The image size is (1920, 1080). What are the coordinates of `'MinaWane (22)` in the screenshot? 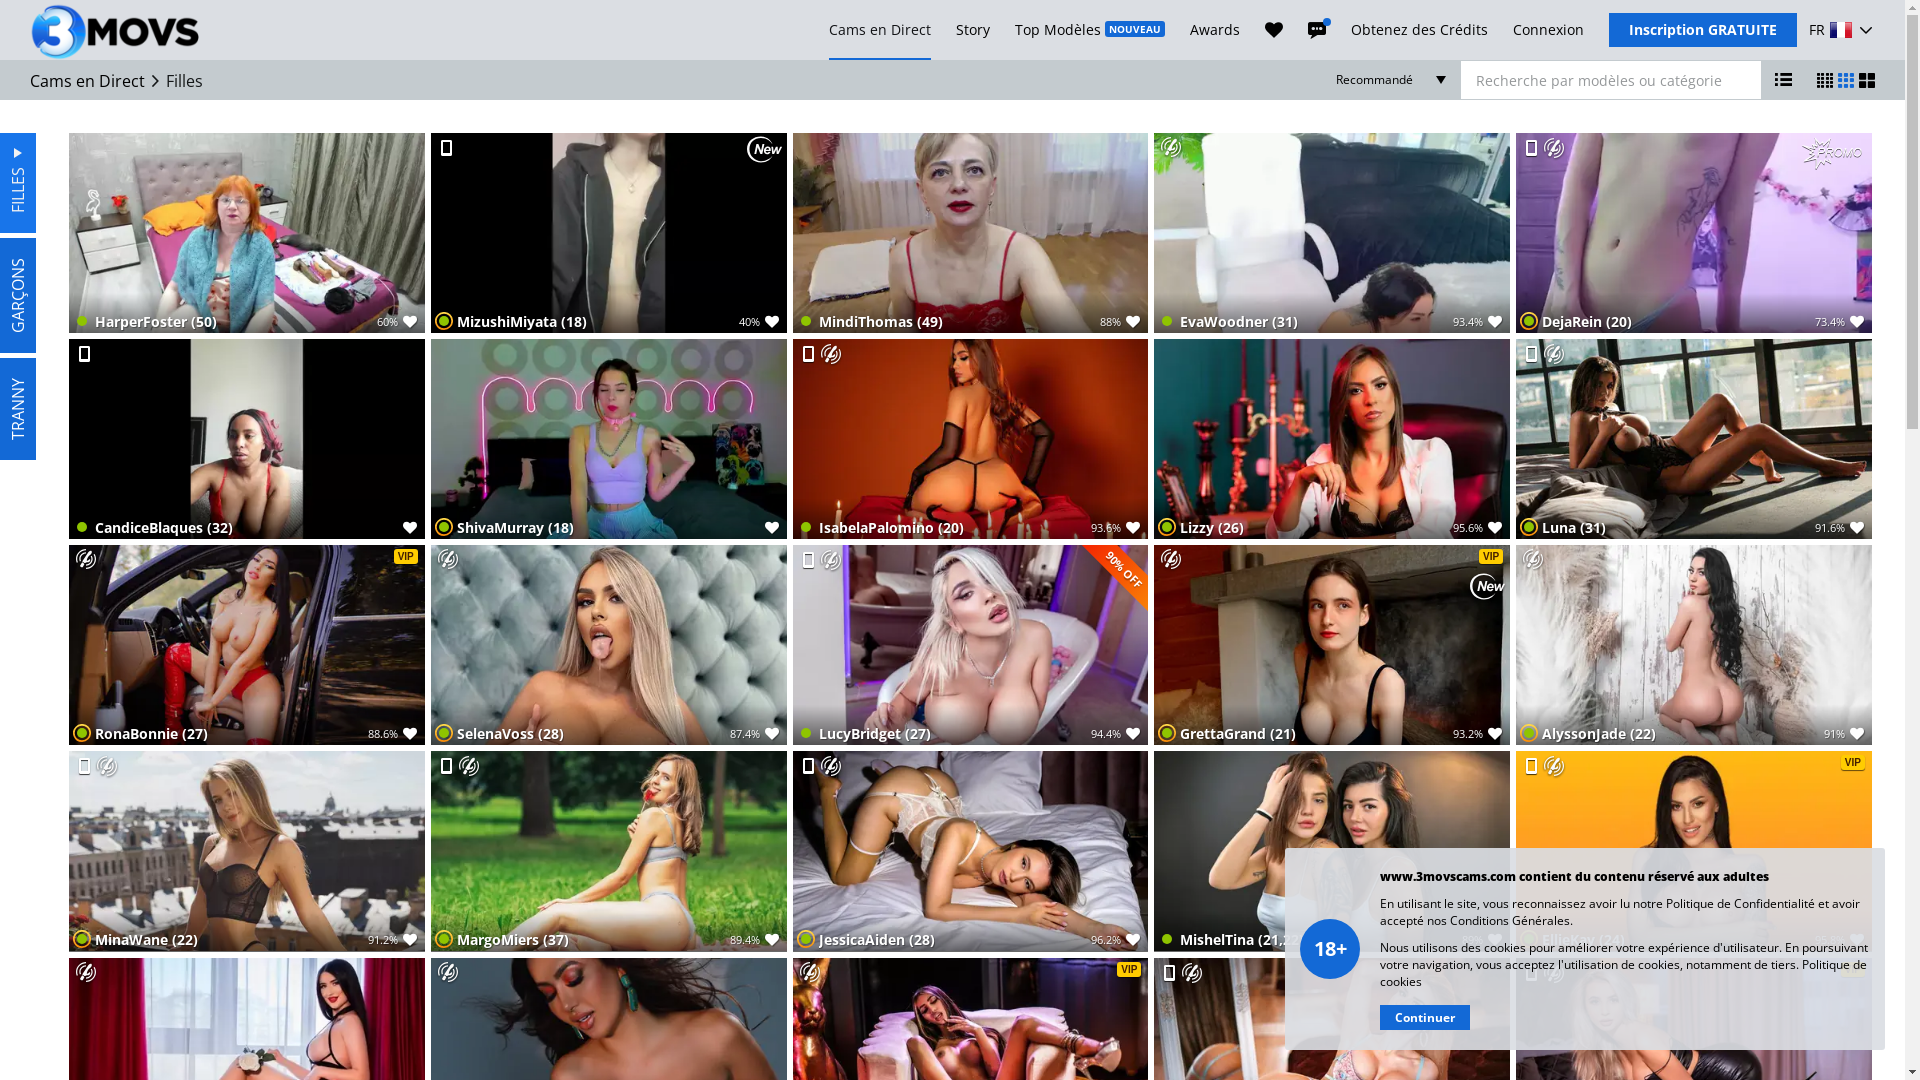 It's located at (245, 851).